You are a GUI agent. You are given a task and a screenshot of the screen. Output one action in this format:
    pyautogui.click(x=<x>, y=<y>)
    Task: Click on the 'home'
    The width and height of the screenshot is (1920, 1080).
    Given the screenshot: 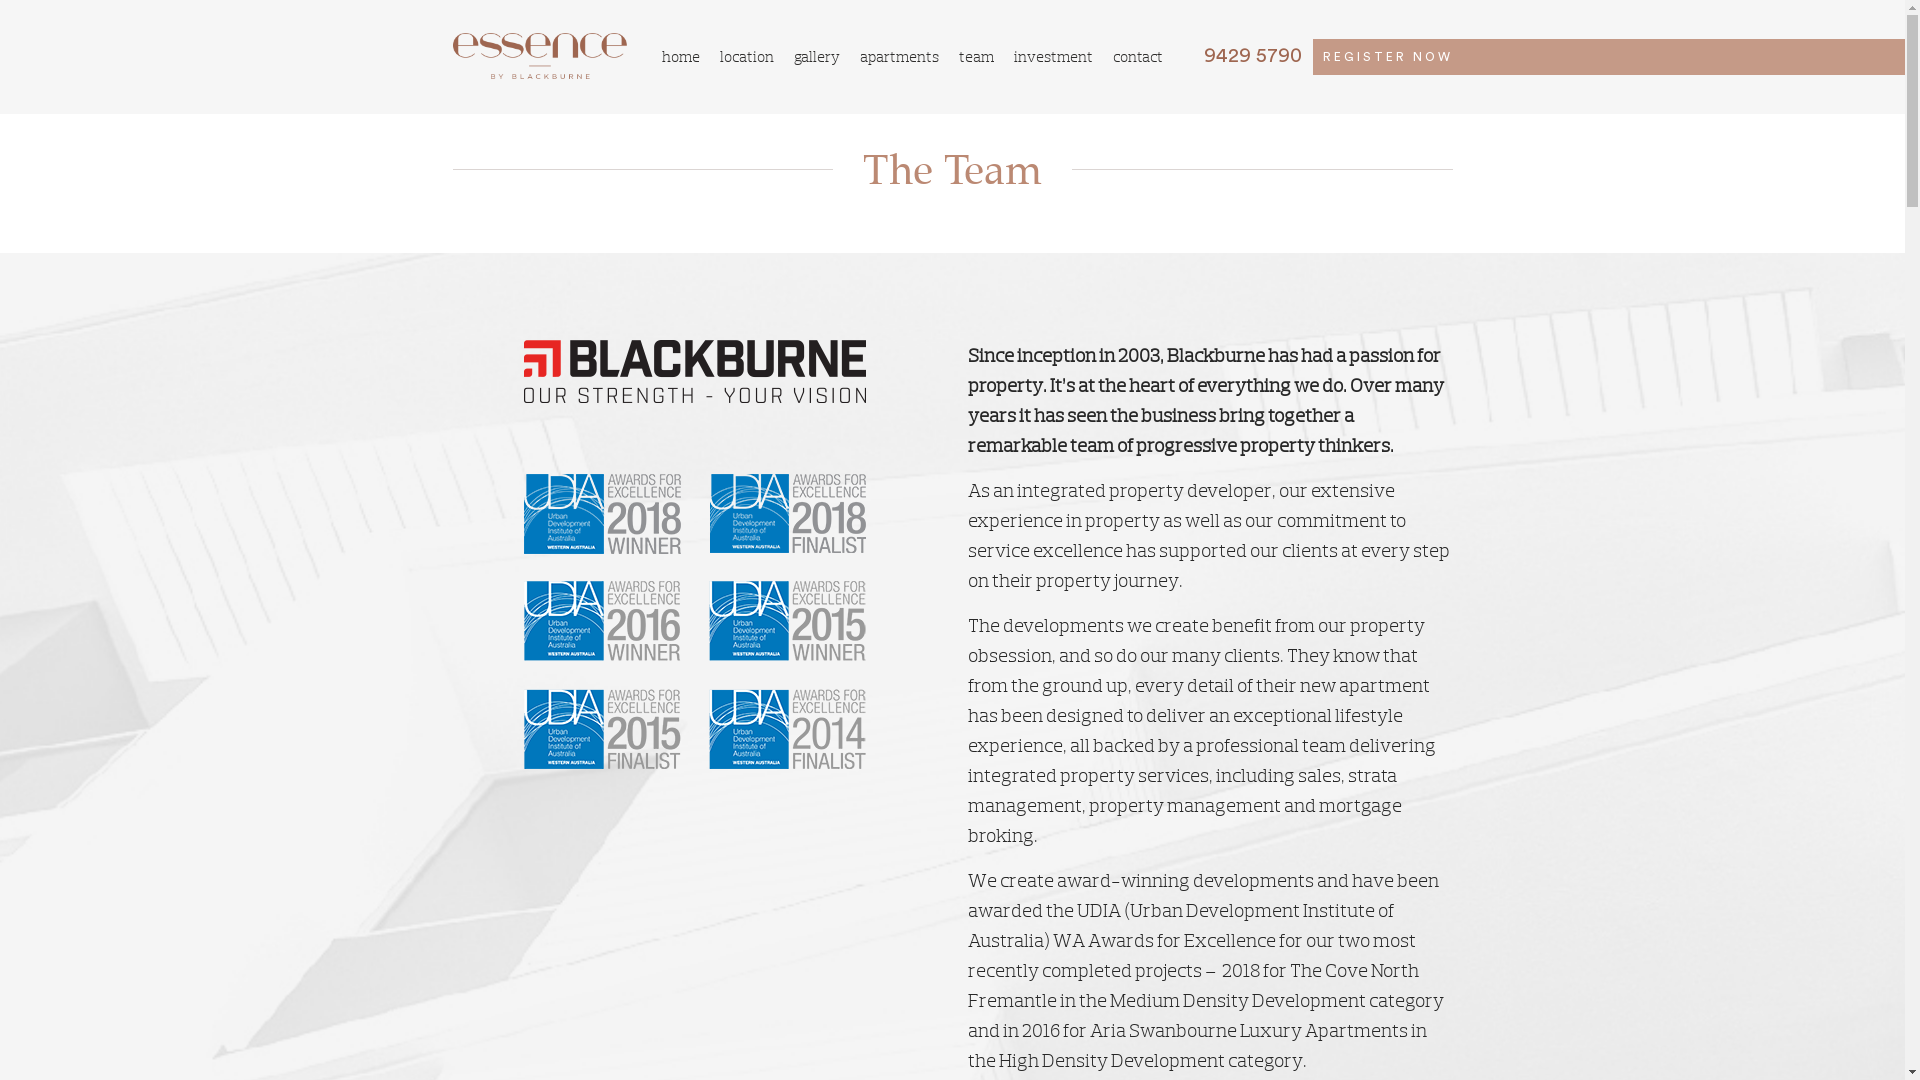 What is the action you would take?
    pyautogui.click(x=681, y=55)
    